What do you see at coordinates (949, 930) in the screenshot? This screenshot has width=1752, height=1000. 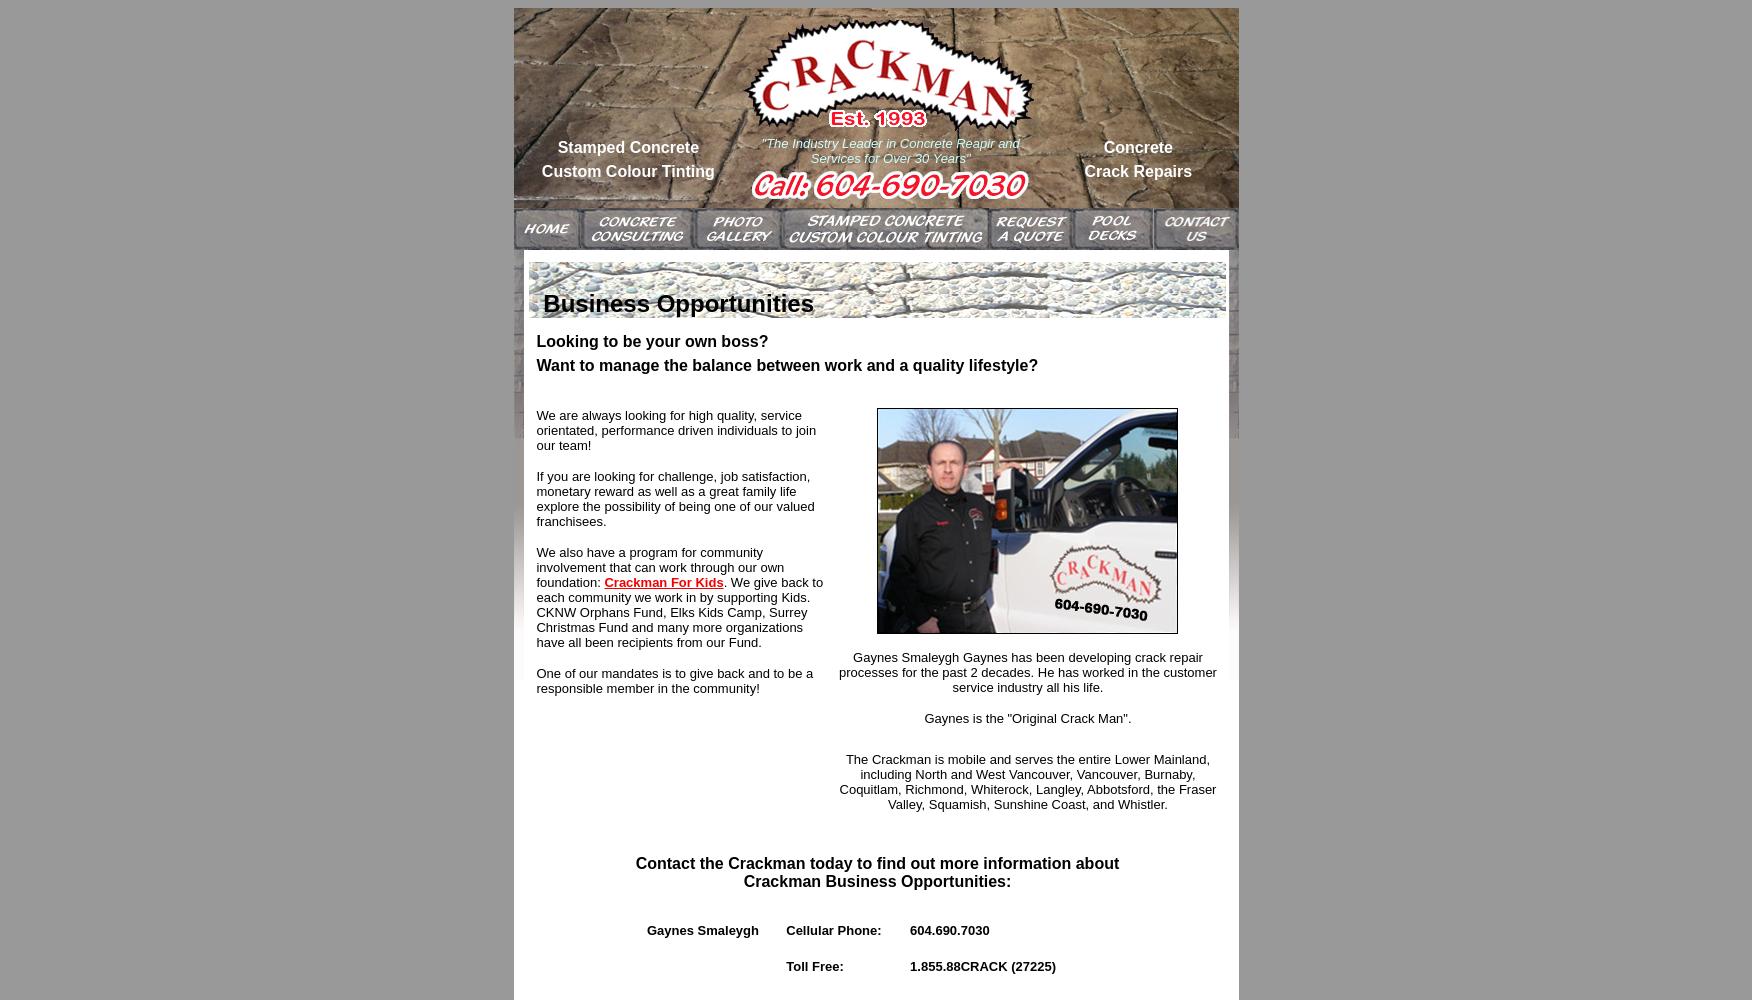 I see `'604.690.7030'` at bounding box center [949, 930].